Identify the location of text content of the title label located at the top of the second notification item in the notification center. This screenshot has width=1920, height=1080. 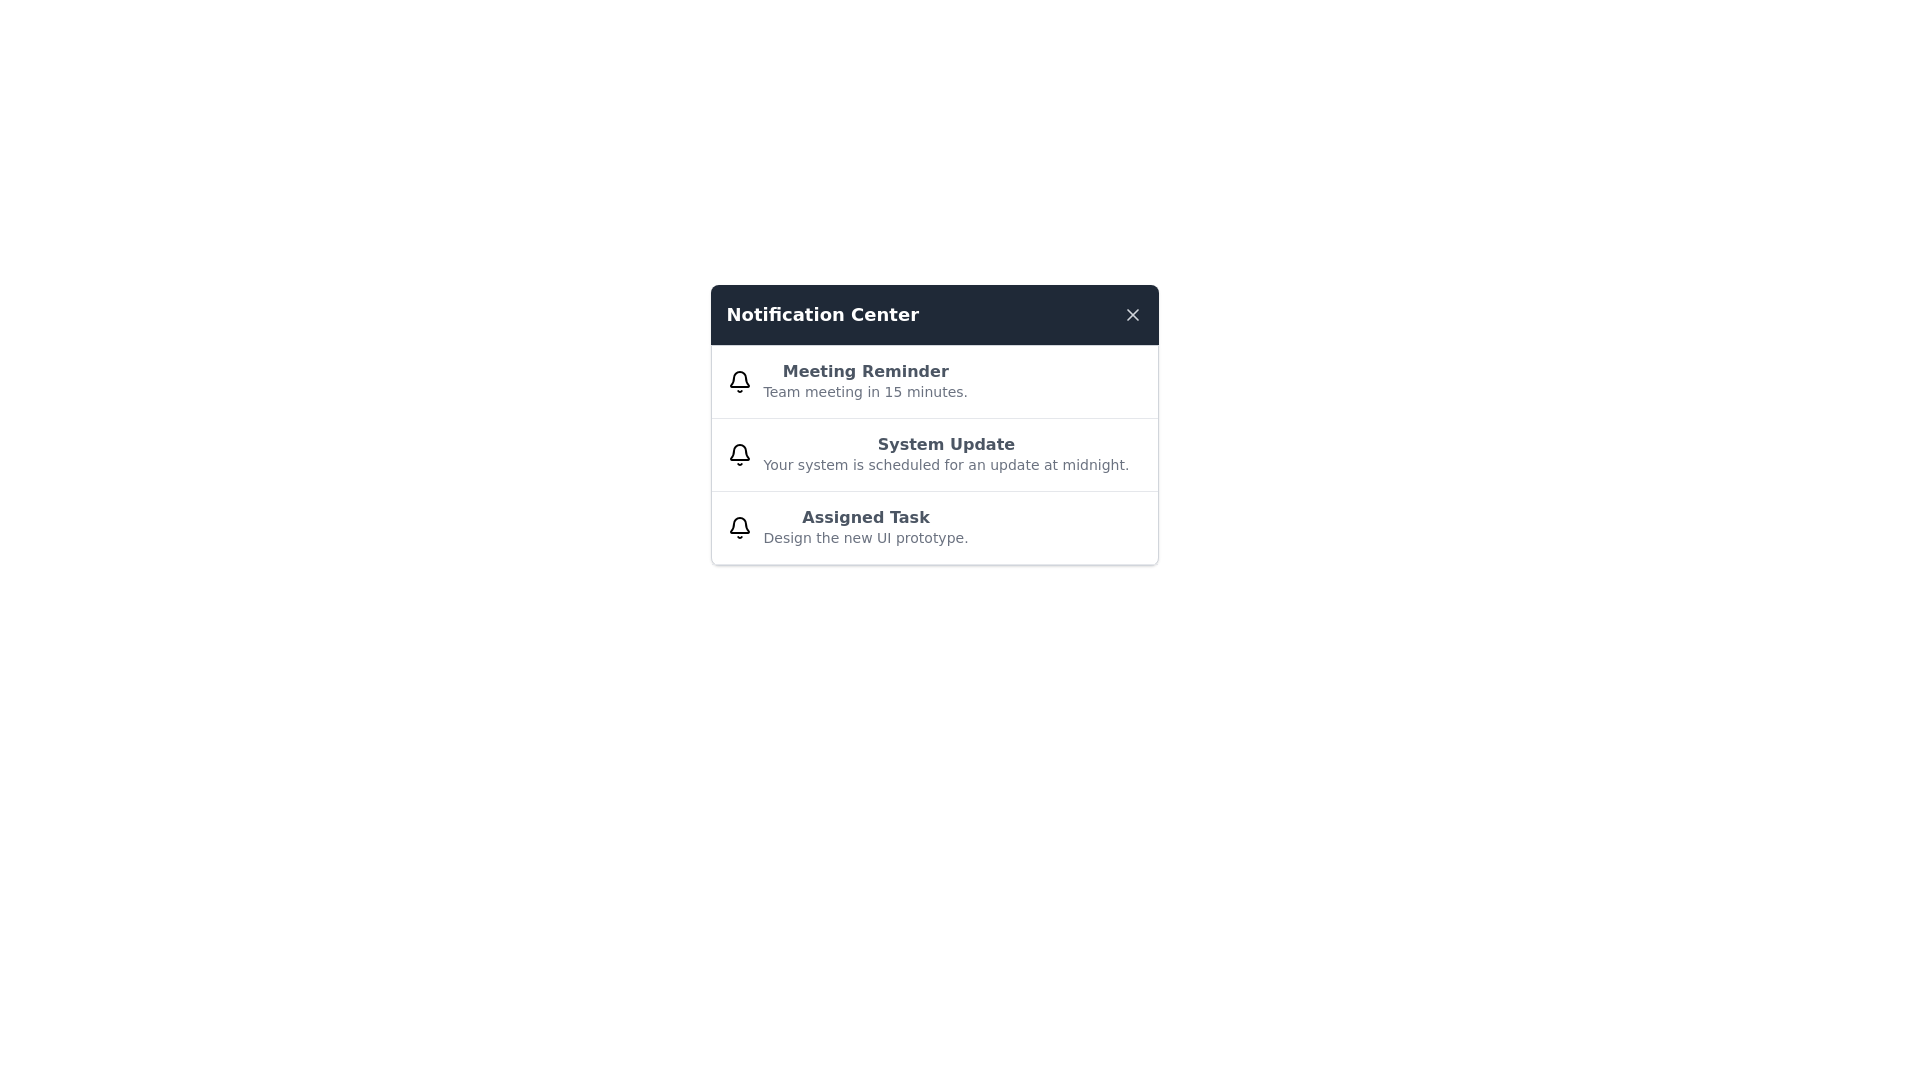
(945, 443).